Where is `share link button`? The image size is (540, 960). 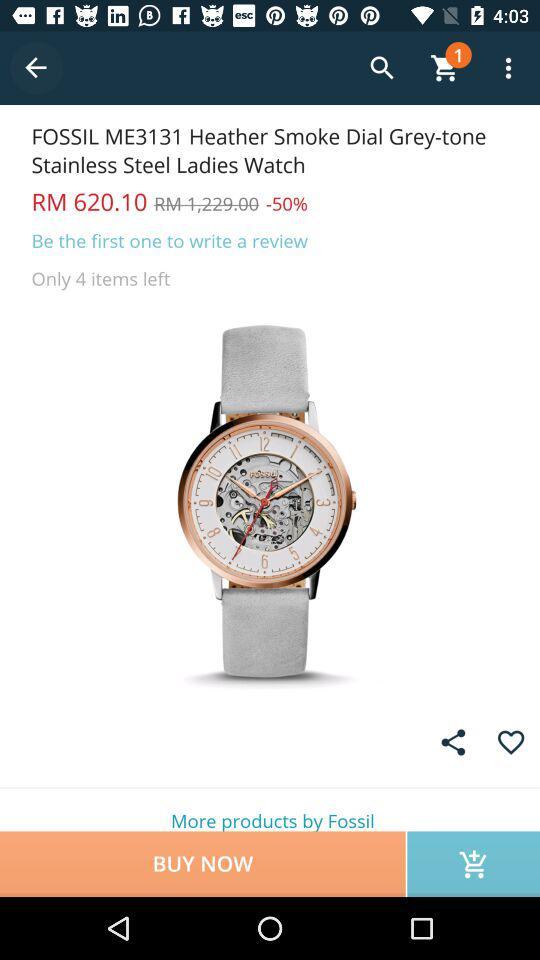 share link button is located at coordinates (453, 741).